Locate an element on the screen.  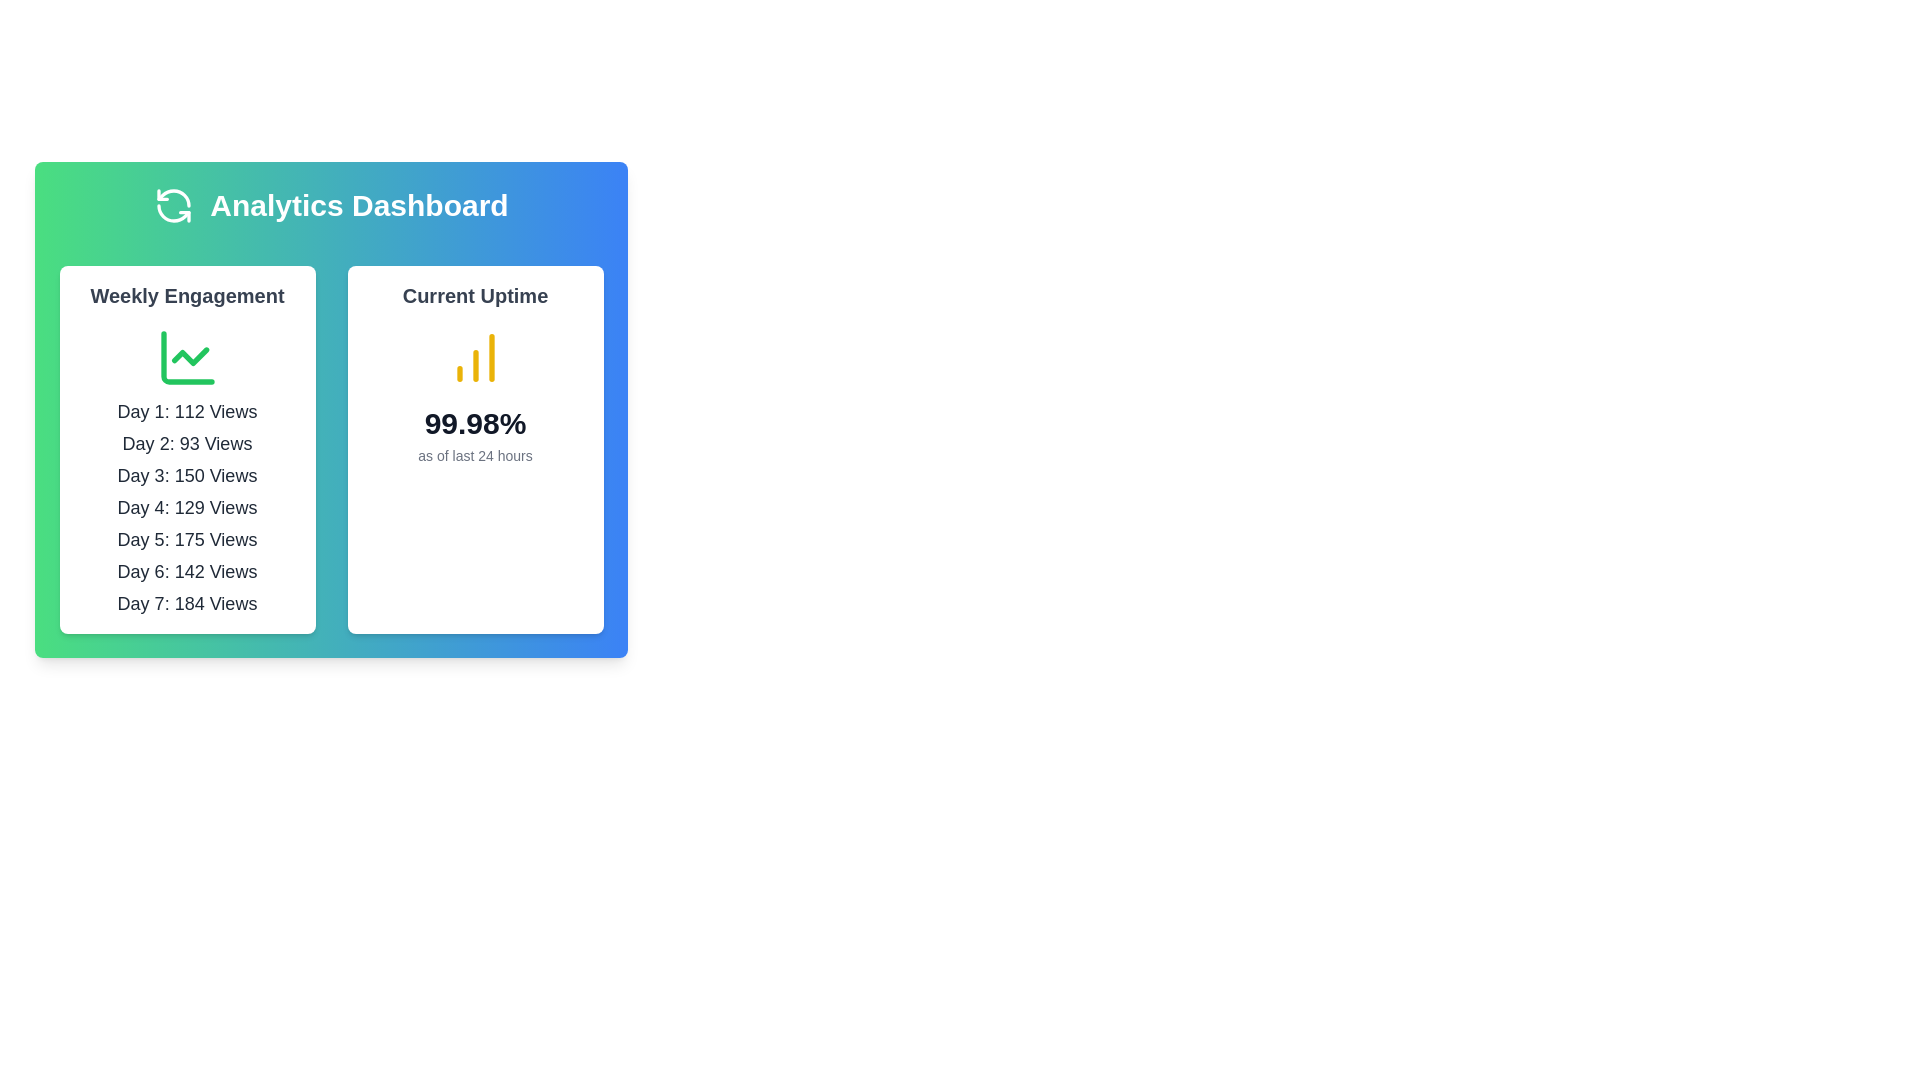
the text label that reads 'Day 2: 93 Views', which is the second item in the 'Weekly Engagement' section on the left side of the interface is located at coordinates (187, 442).